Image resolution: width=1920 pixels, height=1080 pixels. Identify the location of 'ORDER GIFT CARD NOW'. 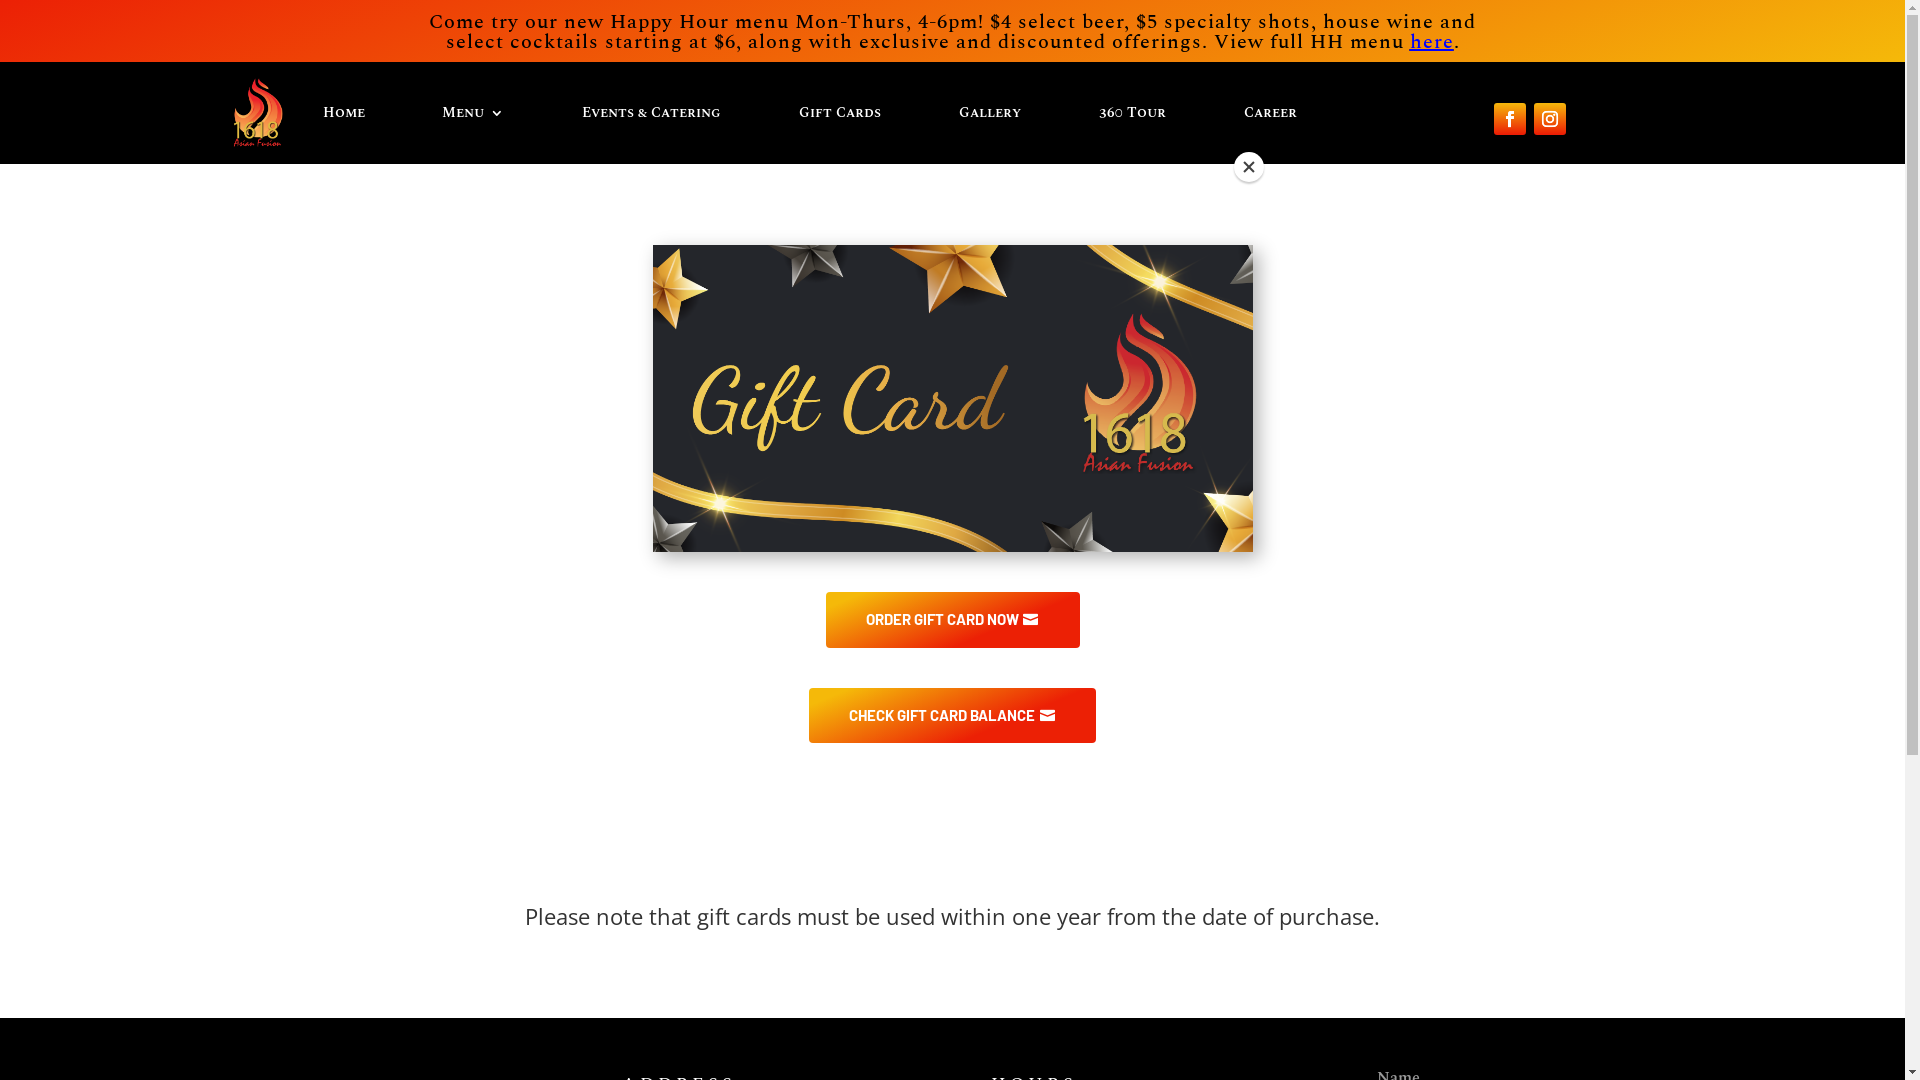
(825, 619).